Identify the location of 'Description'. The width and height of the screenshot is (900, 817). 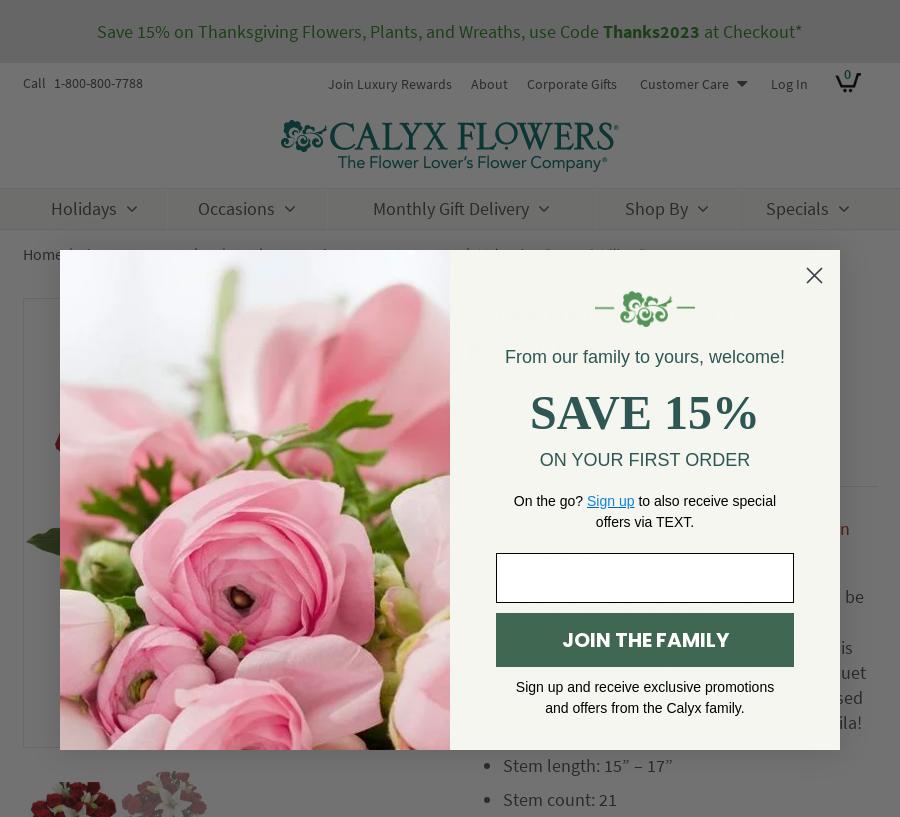
(533, 464).